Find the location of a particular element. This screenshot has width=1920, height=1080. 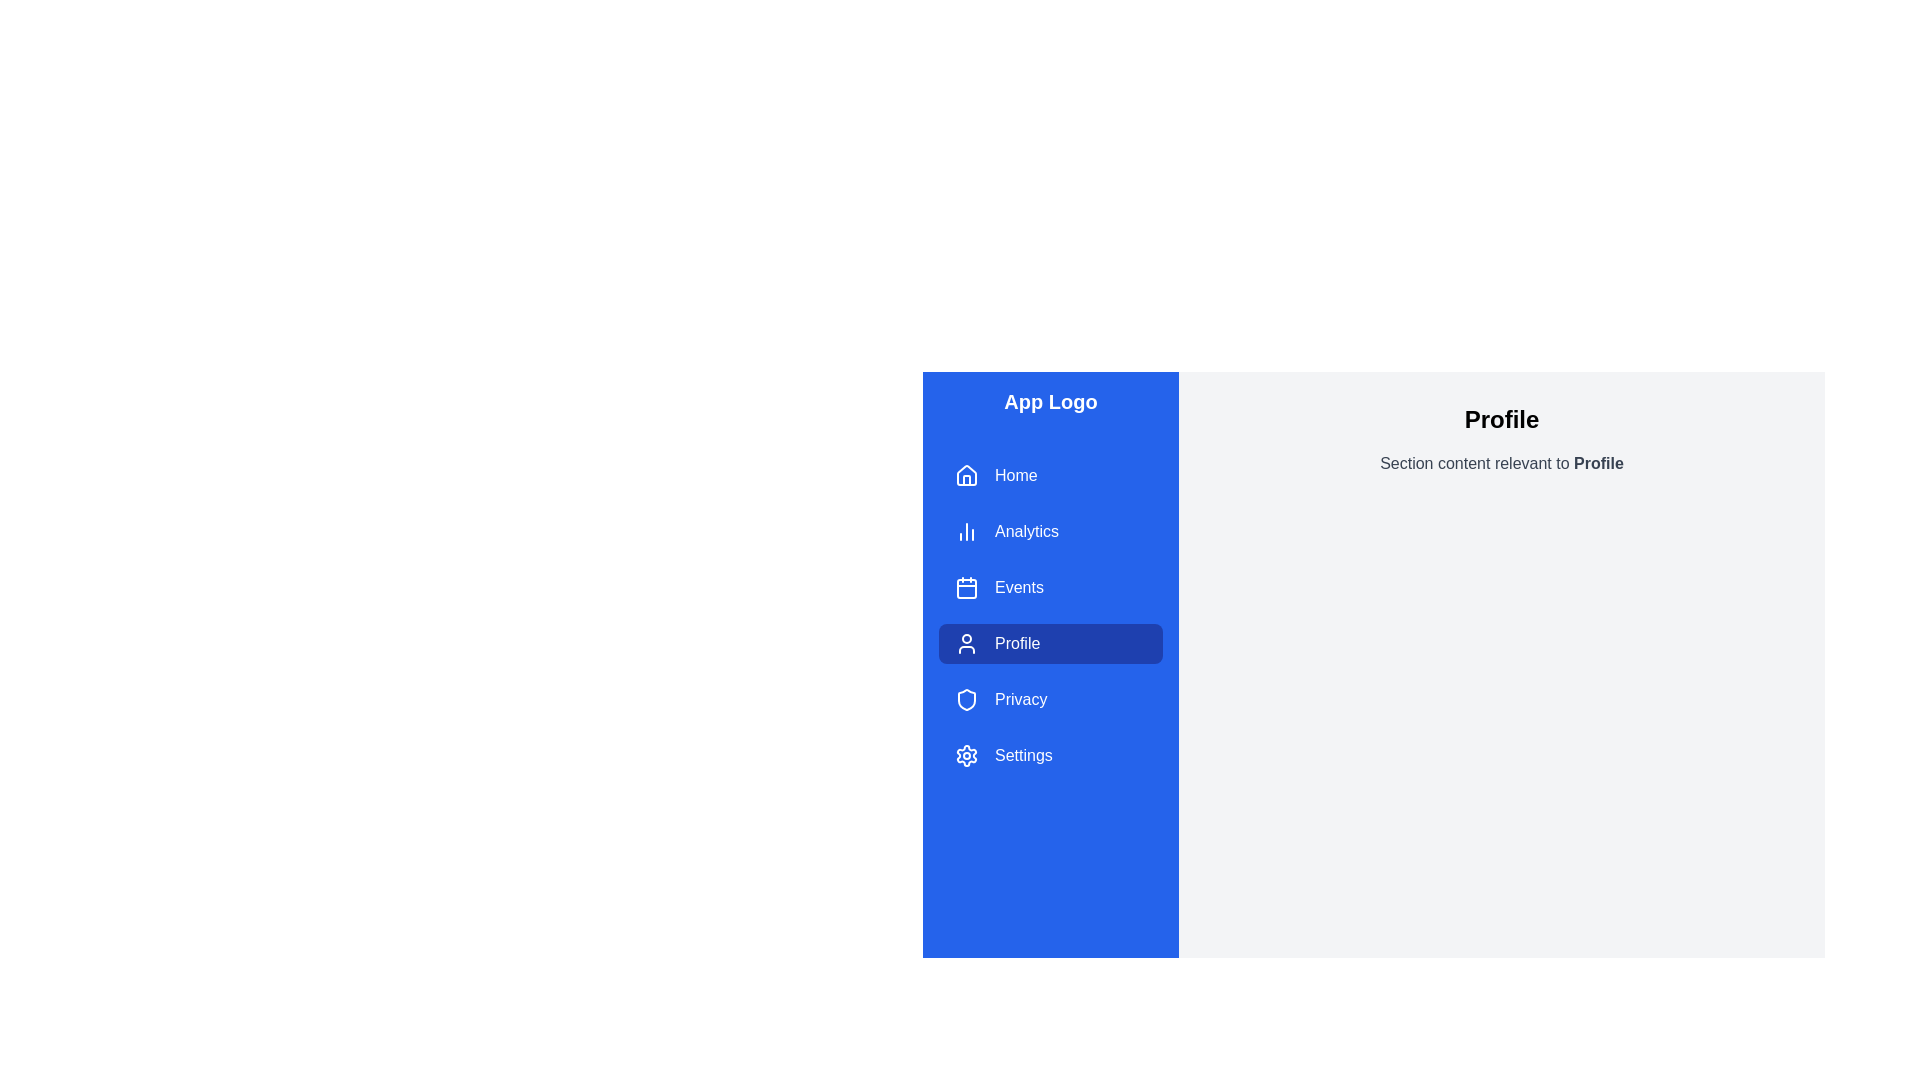

the 'Settings' icon located on the left vertical navigation bar, which serves as an indicator for settings-related actions is located at coordinates (966, 756).